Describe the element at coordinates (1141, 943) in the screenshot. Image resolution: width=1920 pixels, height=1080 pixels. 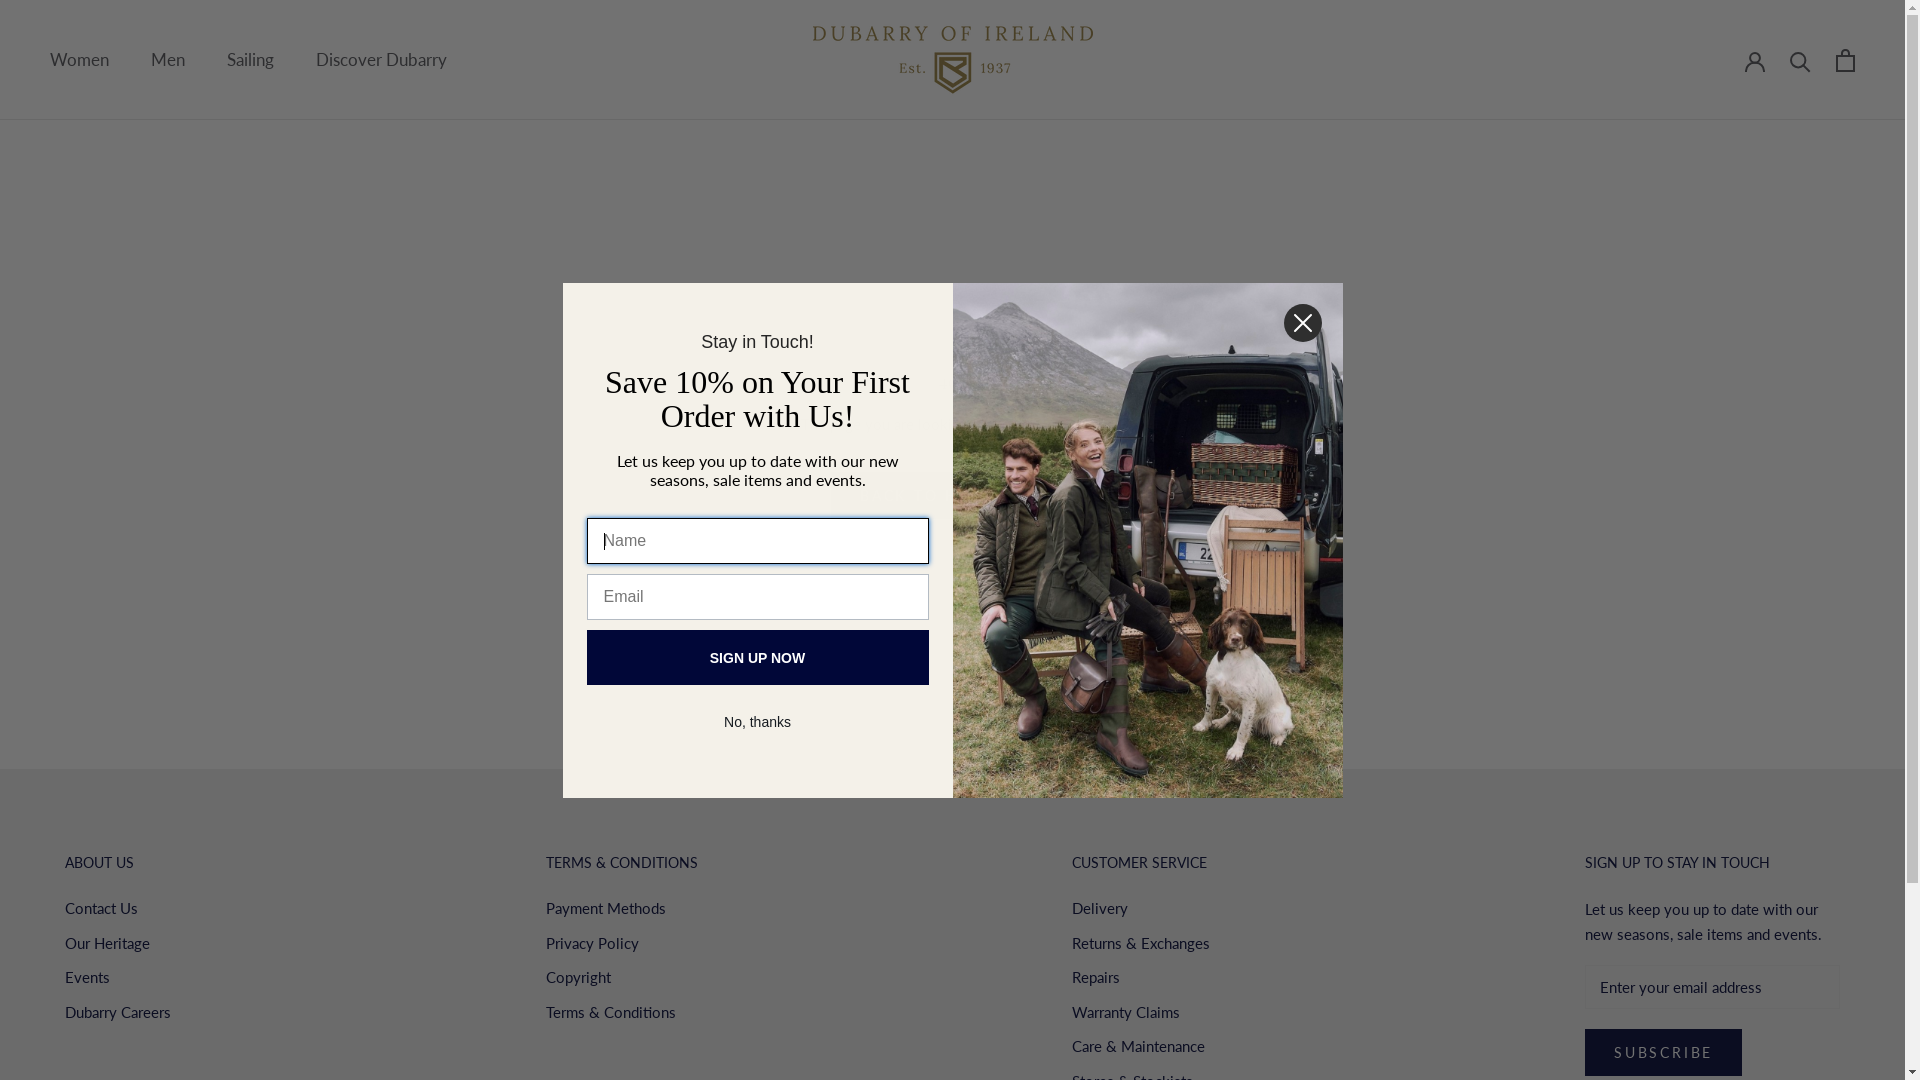
I see `'Returns & Exchanges'` at that location.